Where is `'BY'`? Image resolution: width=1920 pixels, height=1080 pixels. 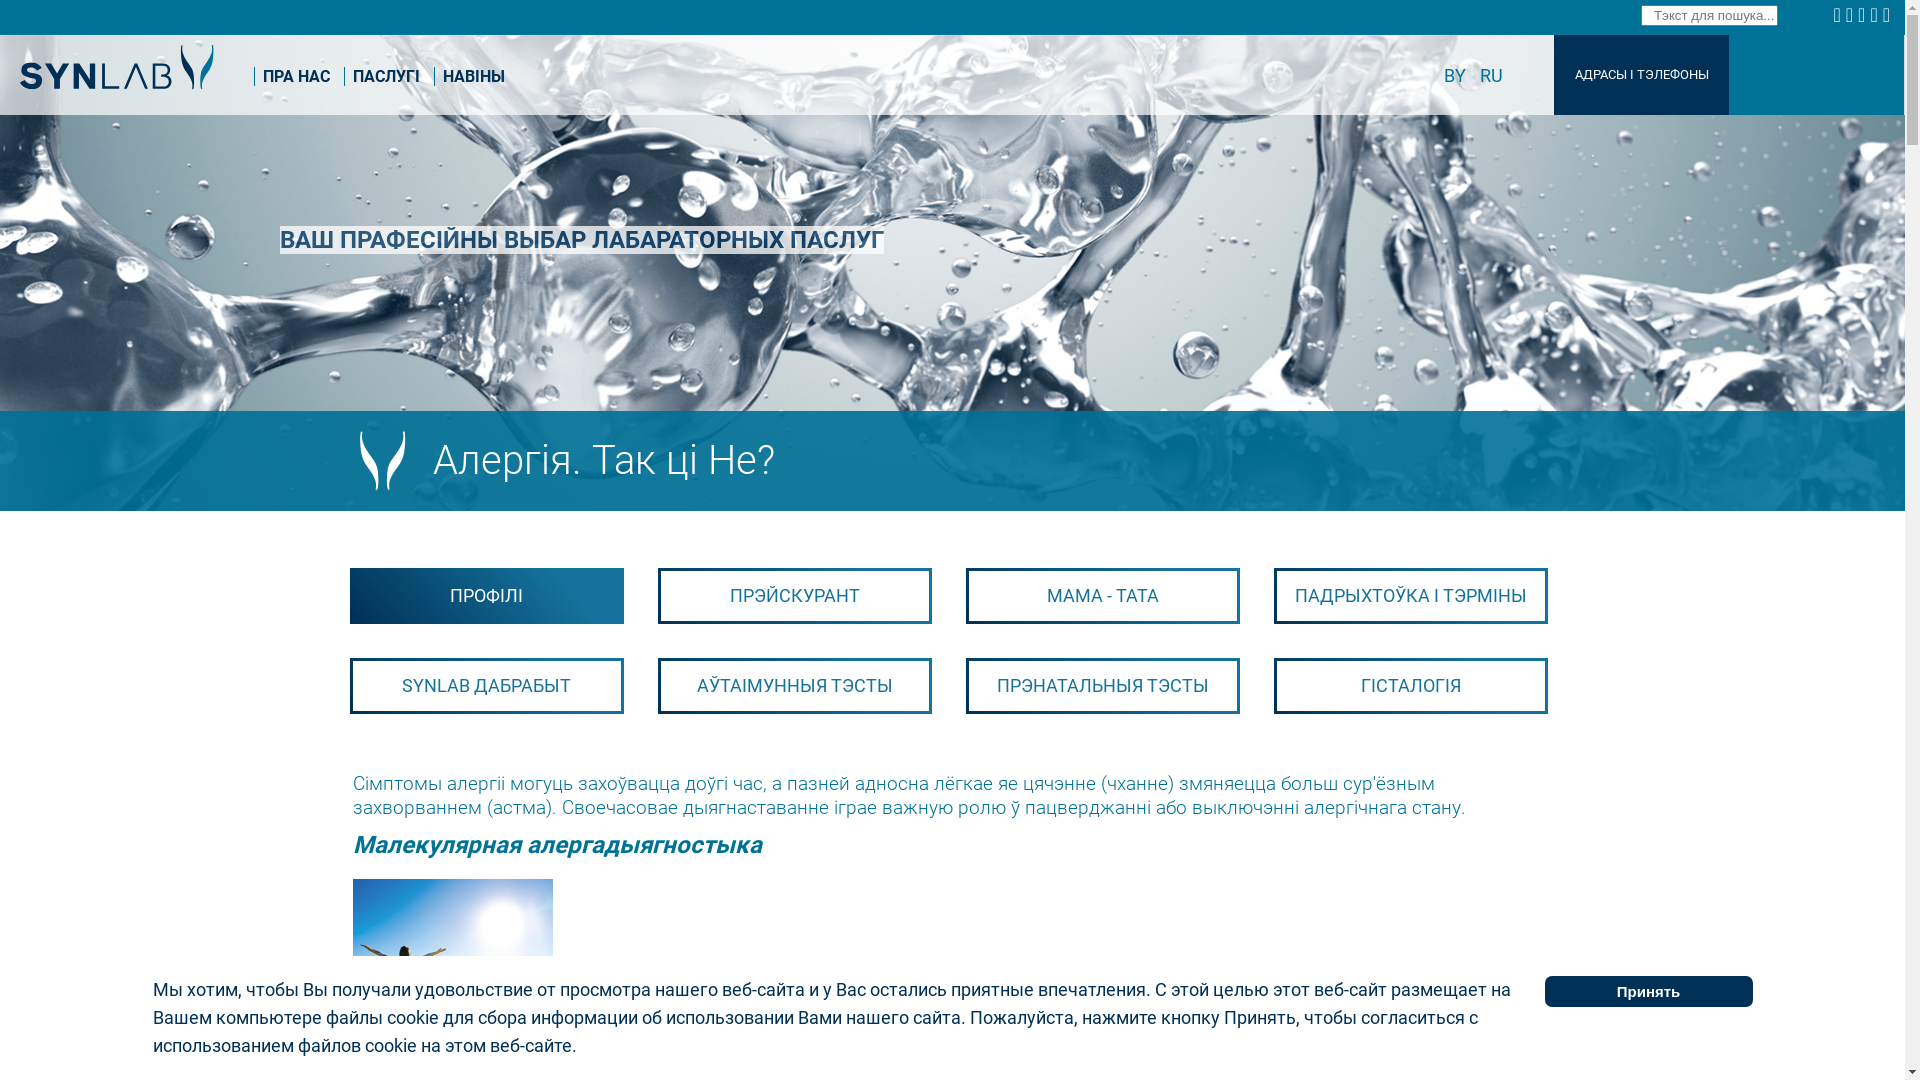
'BY' is located at coordinates (1457, 74).